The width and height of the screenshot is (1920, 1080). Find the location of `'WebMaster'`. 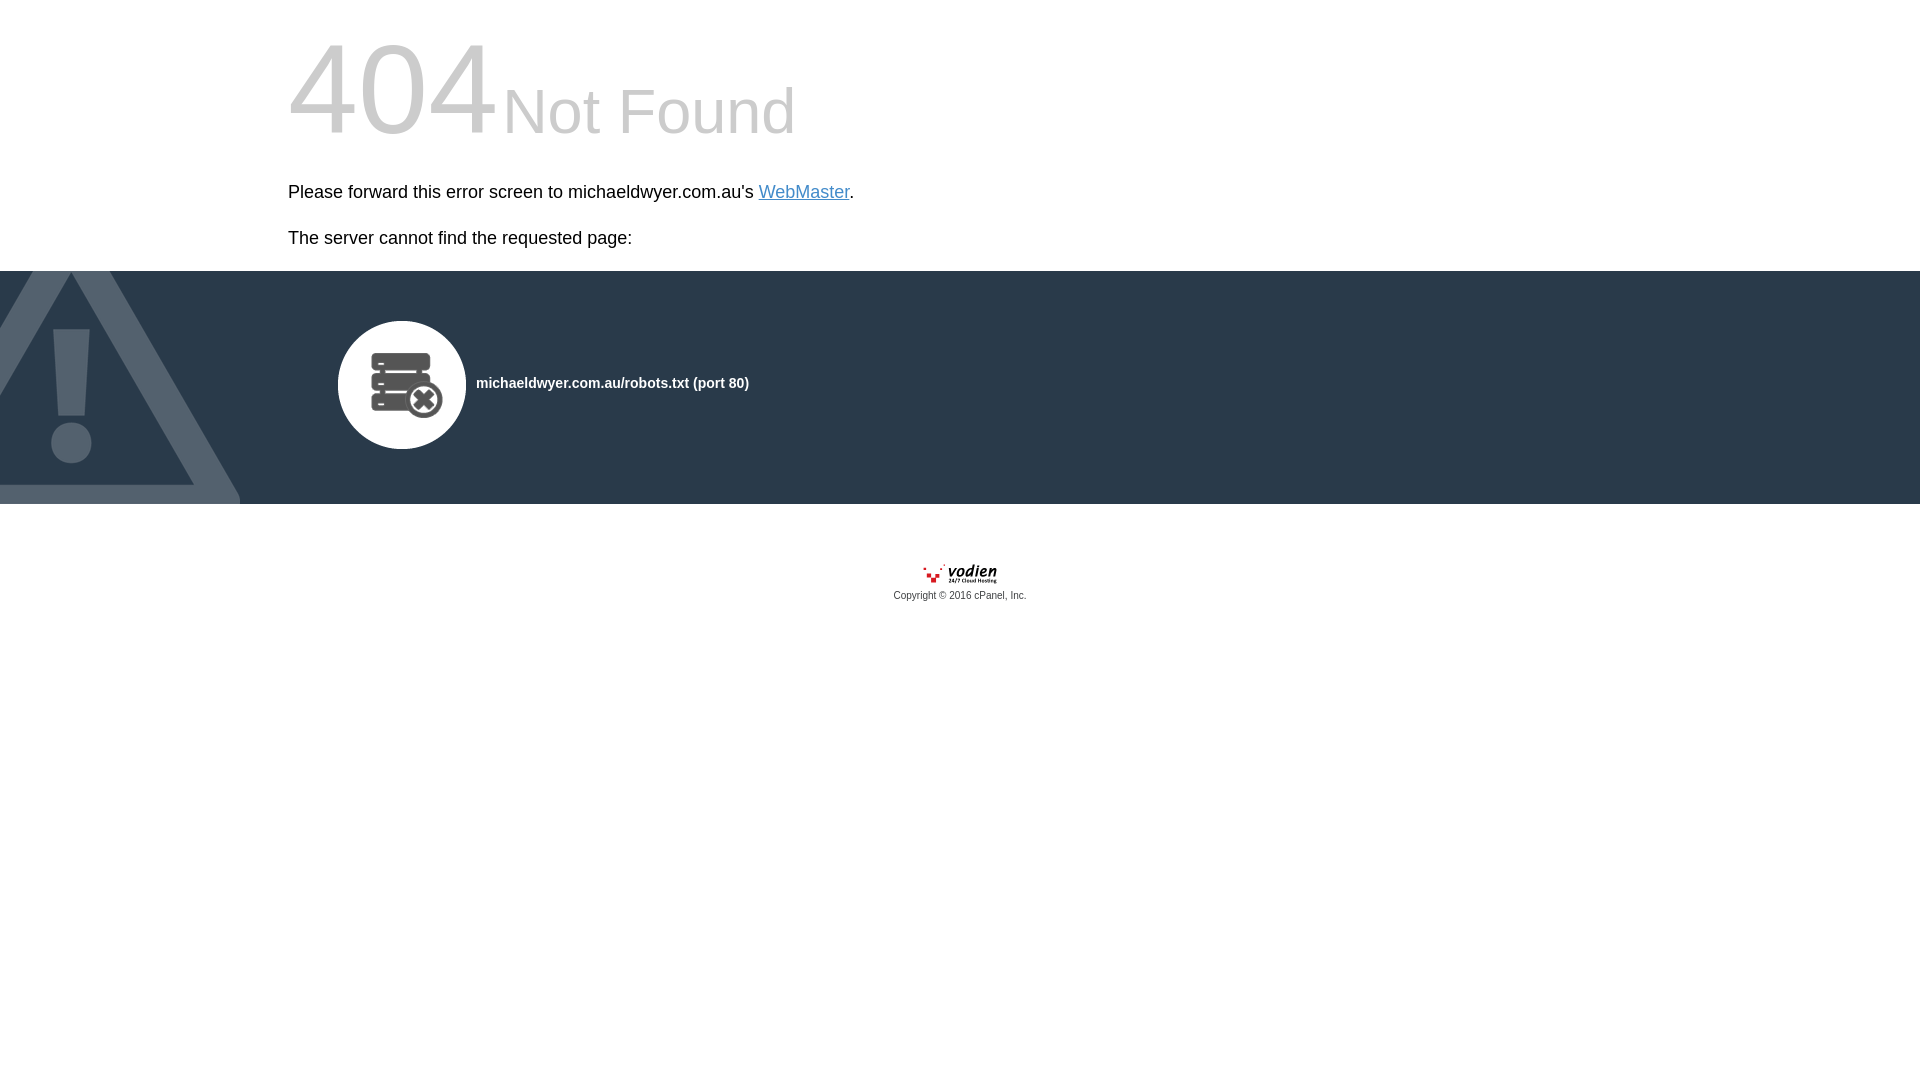

'WebMaster' is located at coordinates (804, 192).